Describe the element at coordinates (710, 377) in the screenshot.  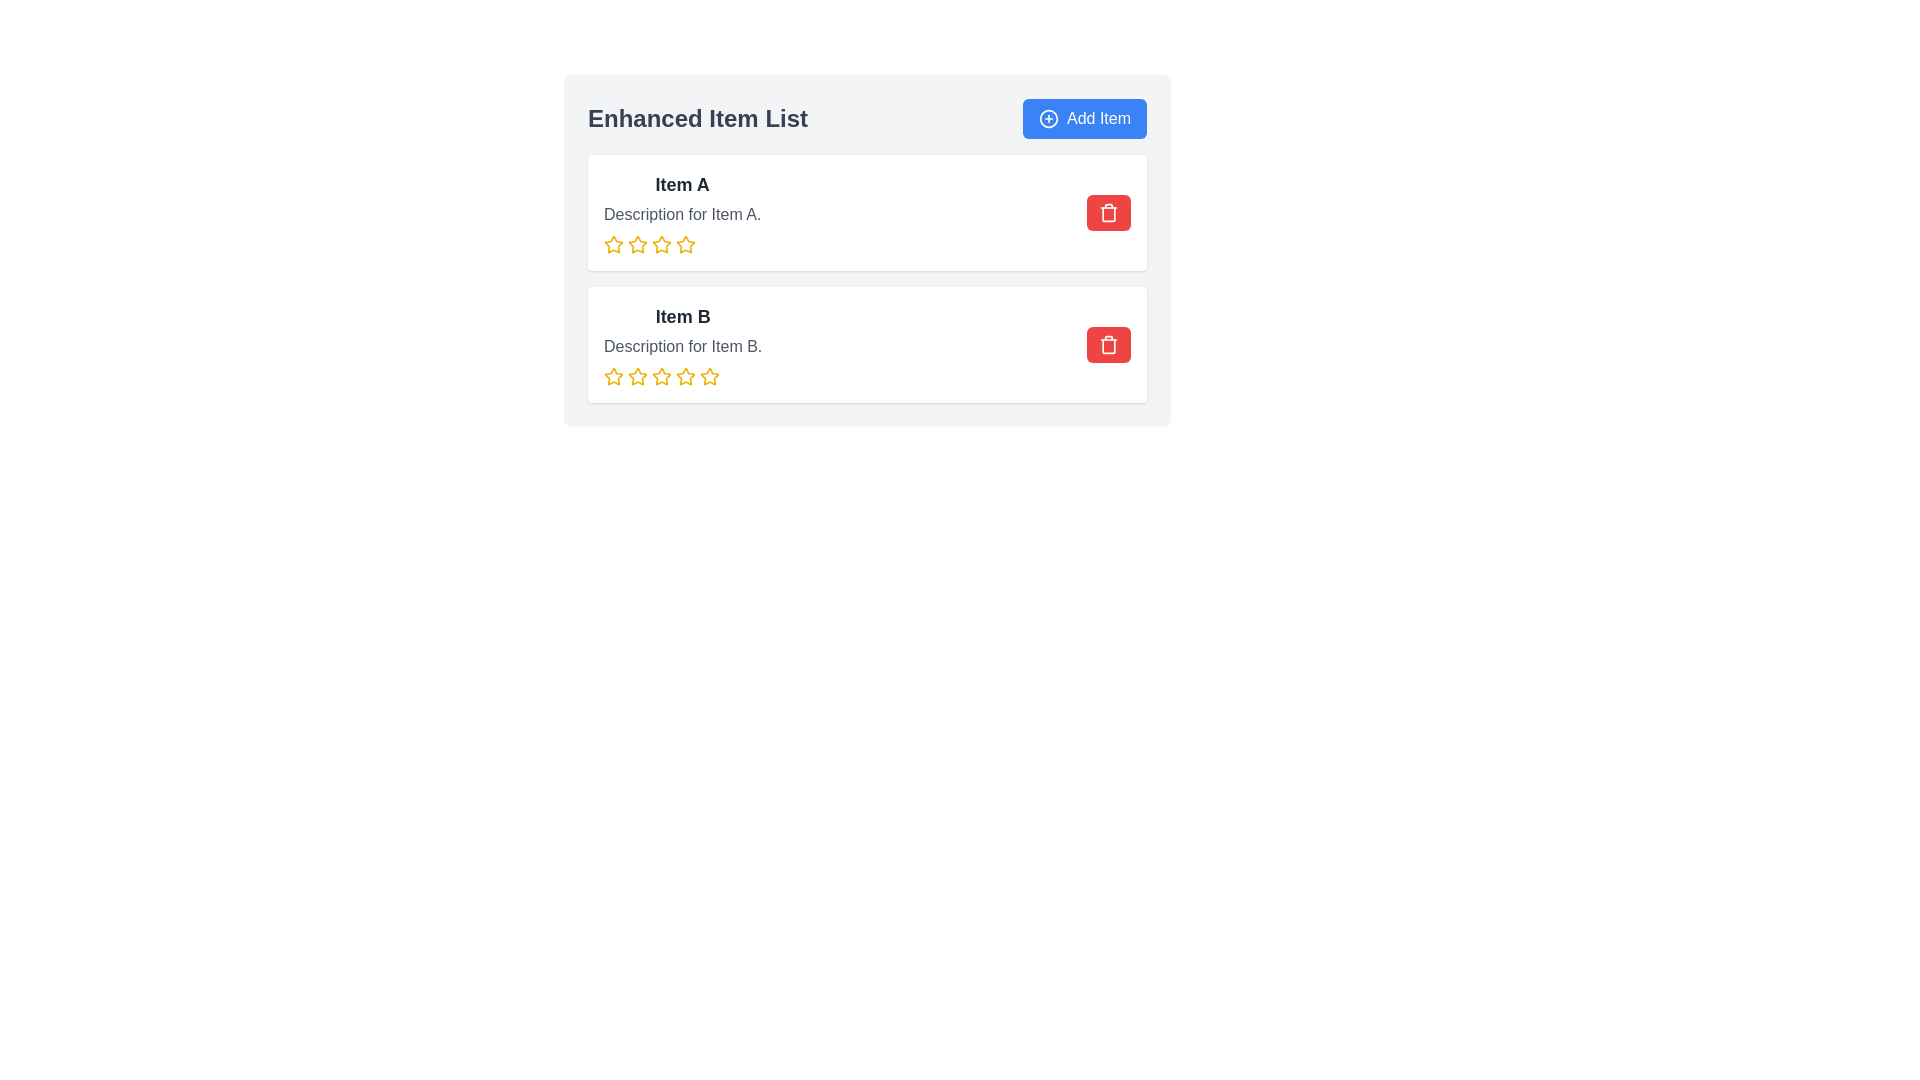
I see `the fifth star icon in the rating control for 'Item B'` at that location.